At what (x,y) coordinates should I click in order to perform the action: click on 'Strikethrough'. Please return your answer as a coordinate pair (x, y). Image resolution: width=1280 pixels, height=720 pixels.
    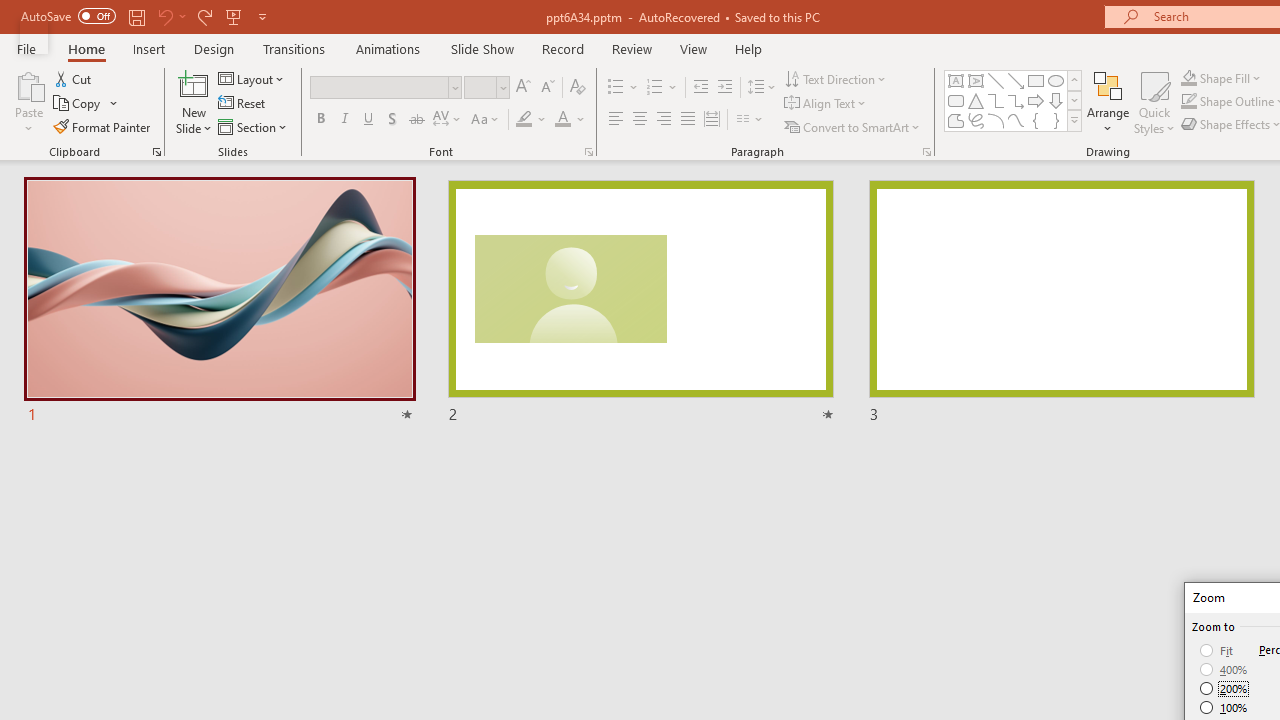
    Looking at the image, I should click on (415, 119).